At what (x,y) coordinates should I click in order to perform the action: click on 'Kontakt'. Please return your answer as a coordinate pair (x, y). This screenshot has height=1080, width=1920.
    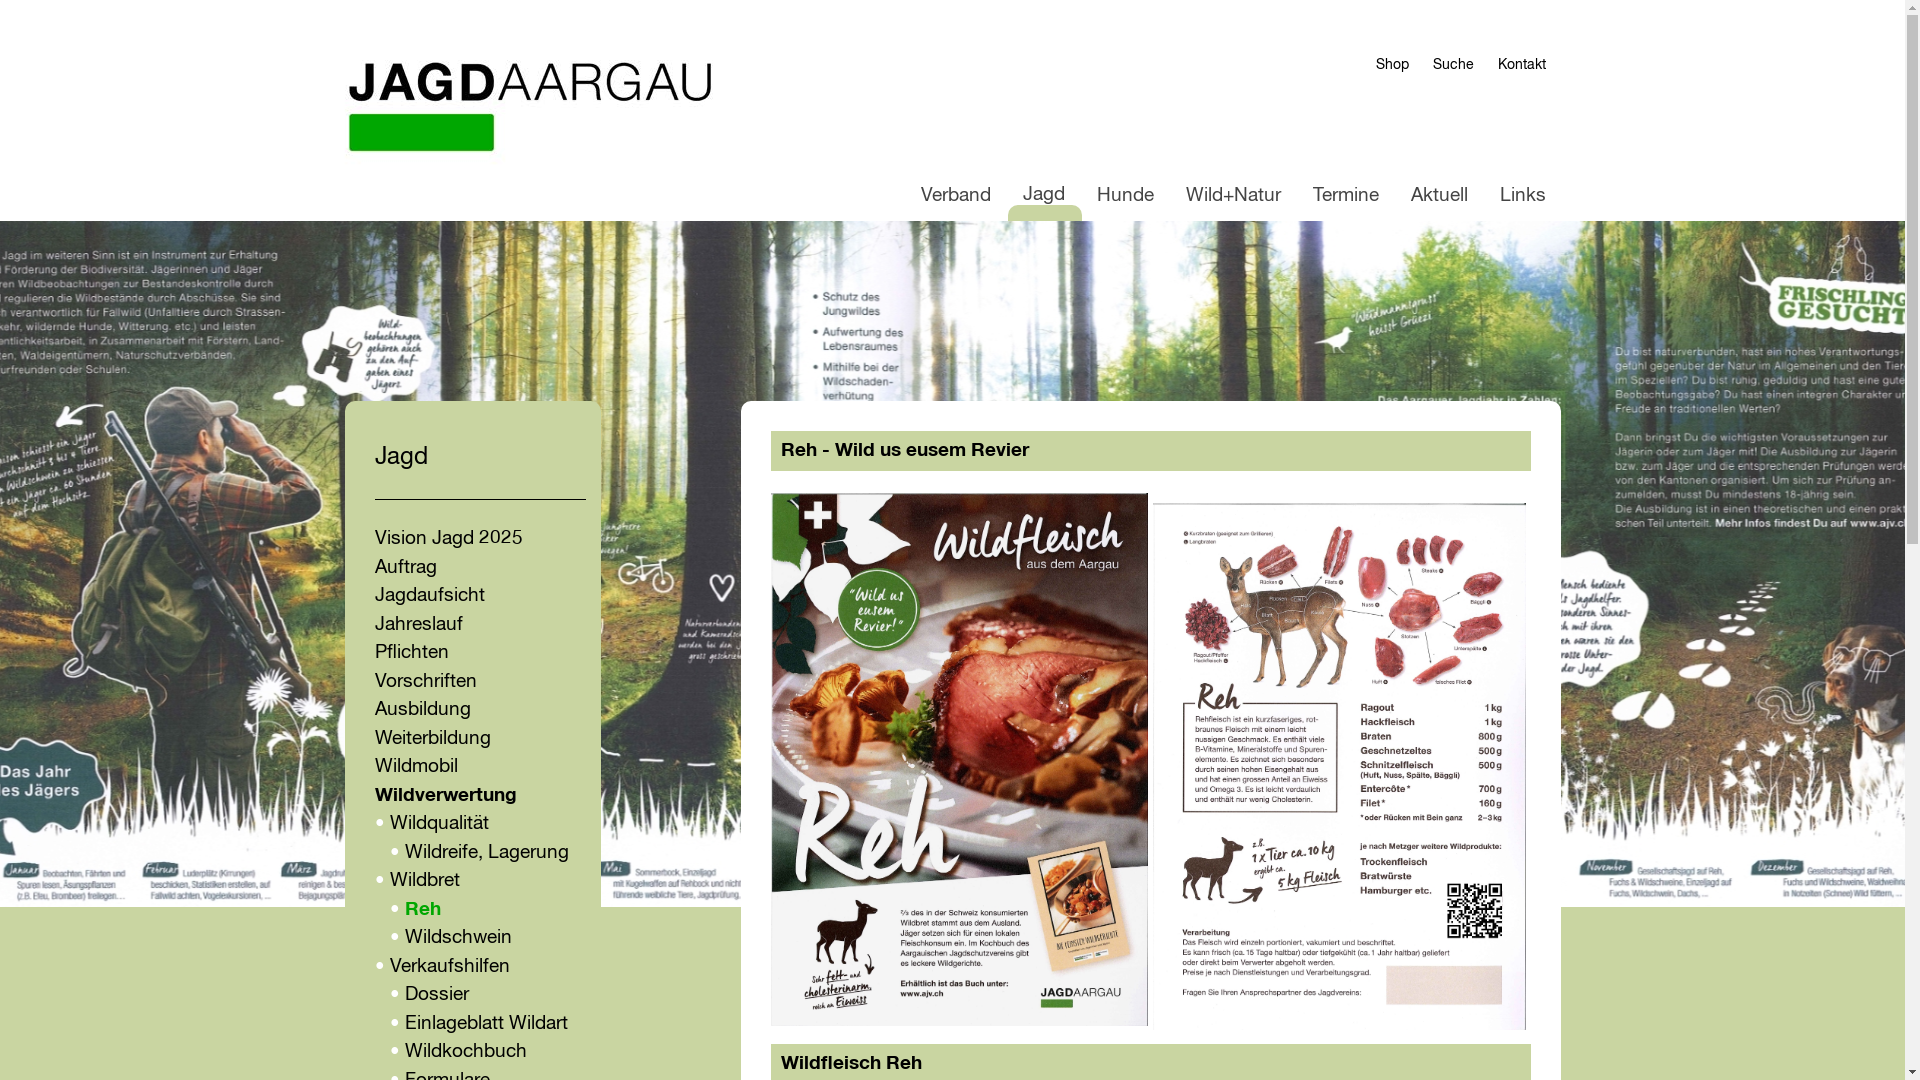
    Looking at the image, I should click on (1520, 64).